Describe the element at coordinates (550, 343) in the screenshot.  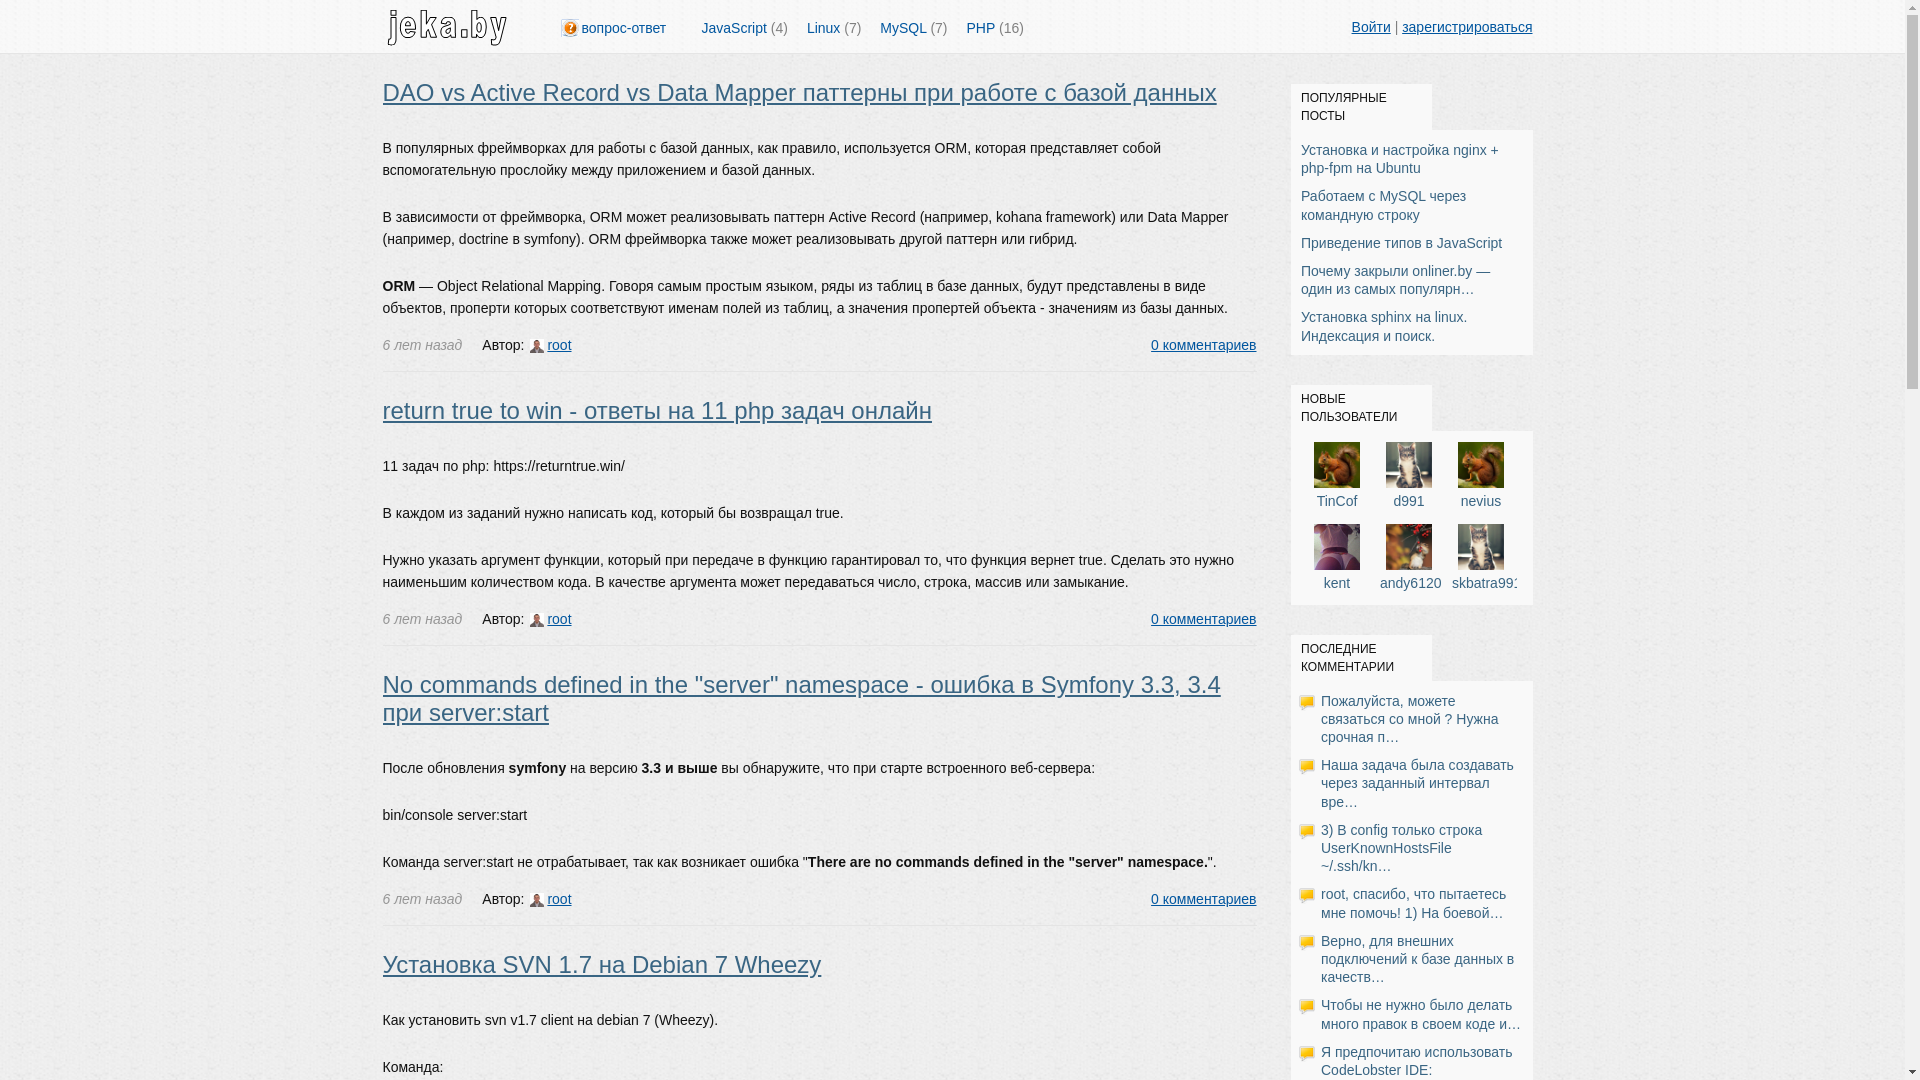
I see `'root'` at that location.